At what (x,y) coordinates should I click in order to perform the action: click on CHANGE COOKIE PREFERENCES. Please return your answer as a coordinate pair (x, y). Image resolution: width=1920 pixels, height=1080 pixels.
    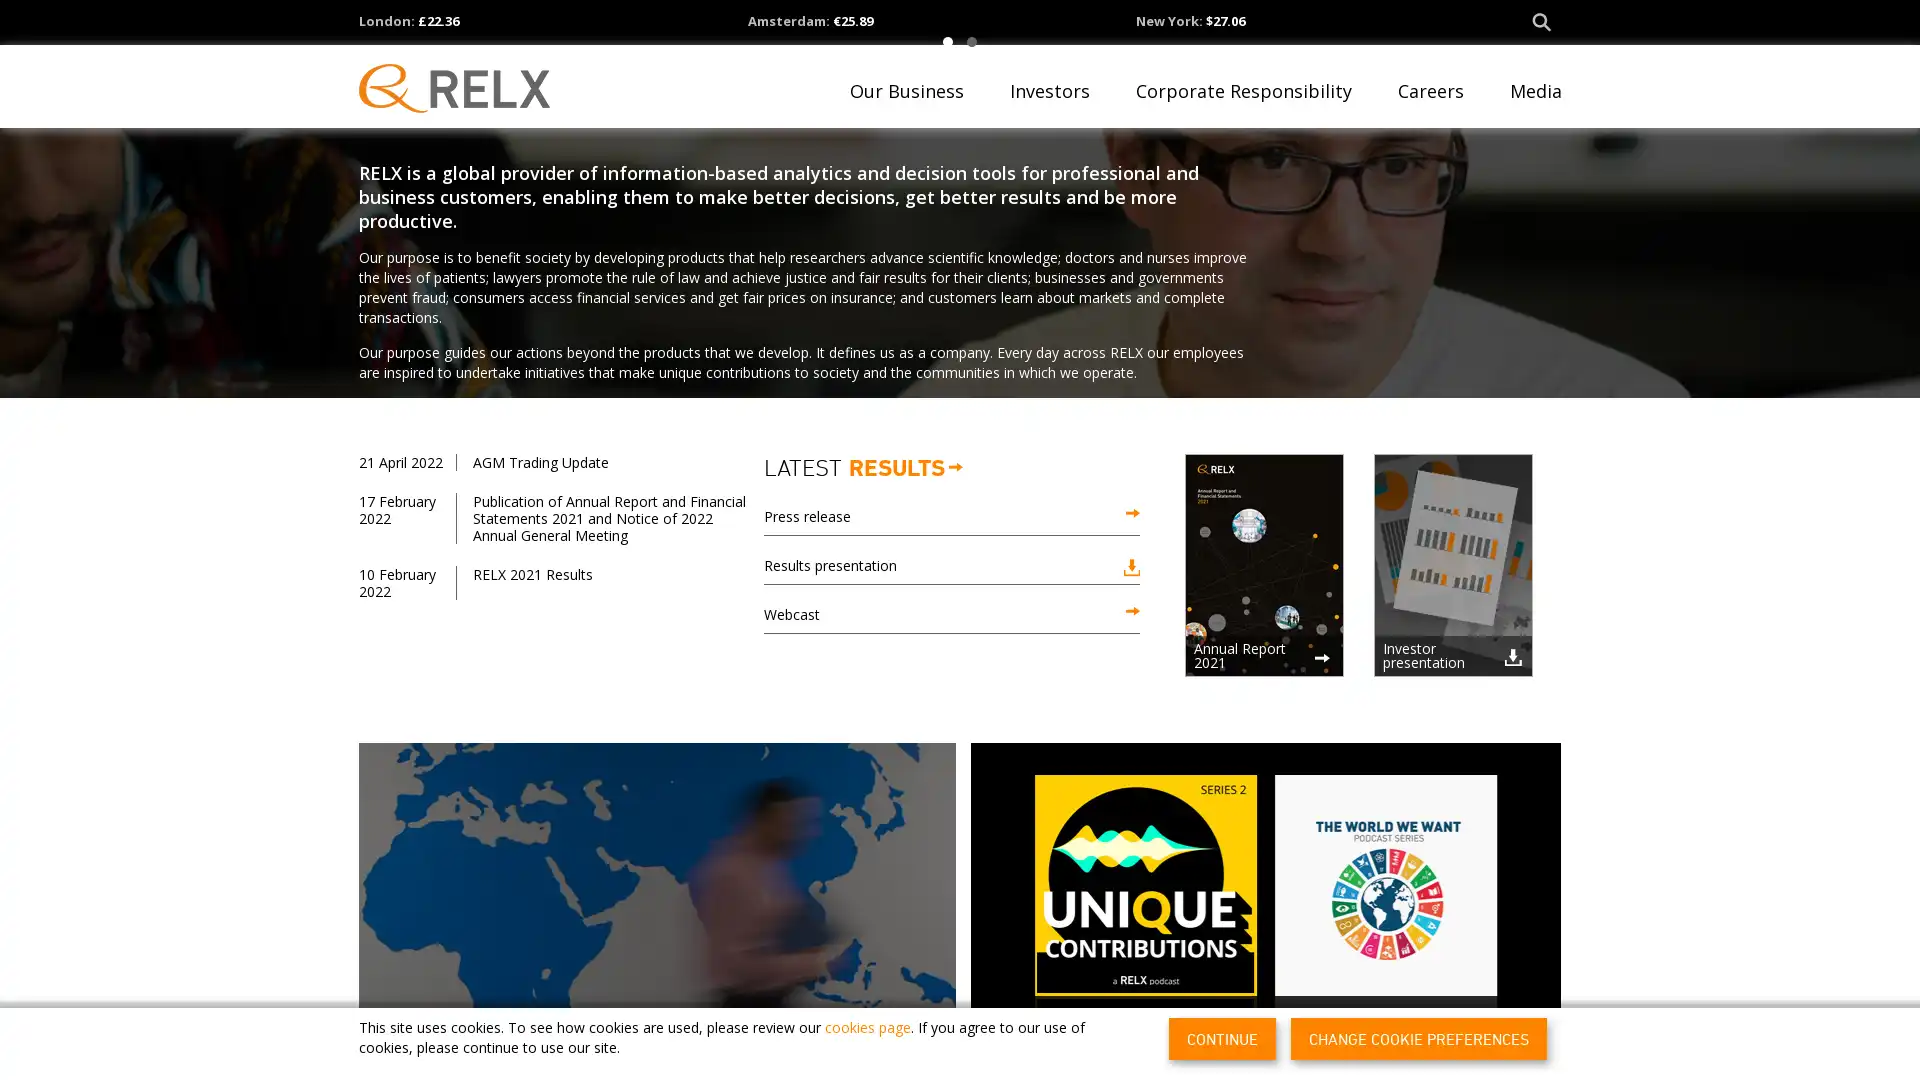
    Looking at the image, I should click on (1418, 1037).